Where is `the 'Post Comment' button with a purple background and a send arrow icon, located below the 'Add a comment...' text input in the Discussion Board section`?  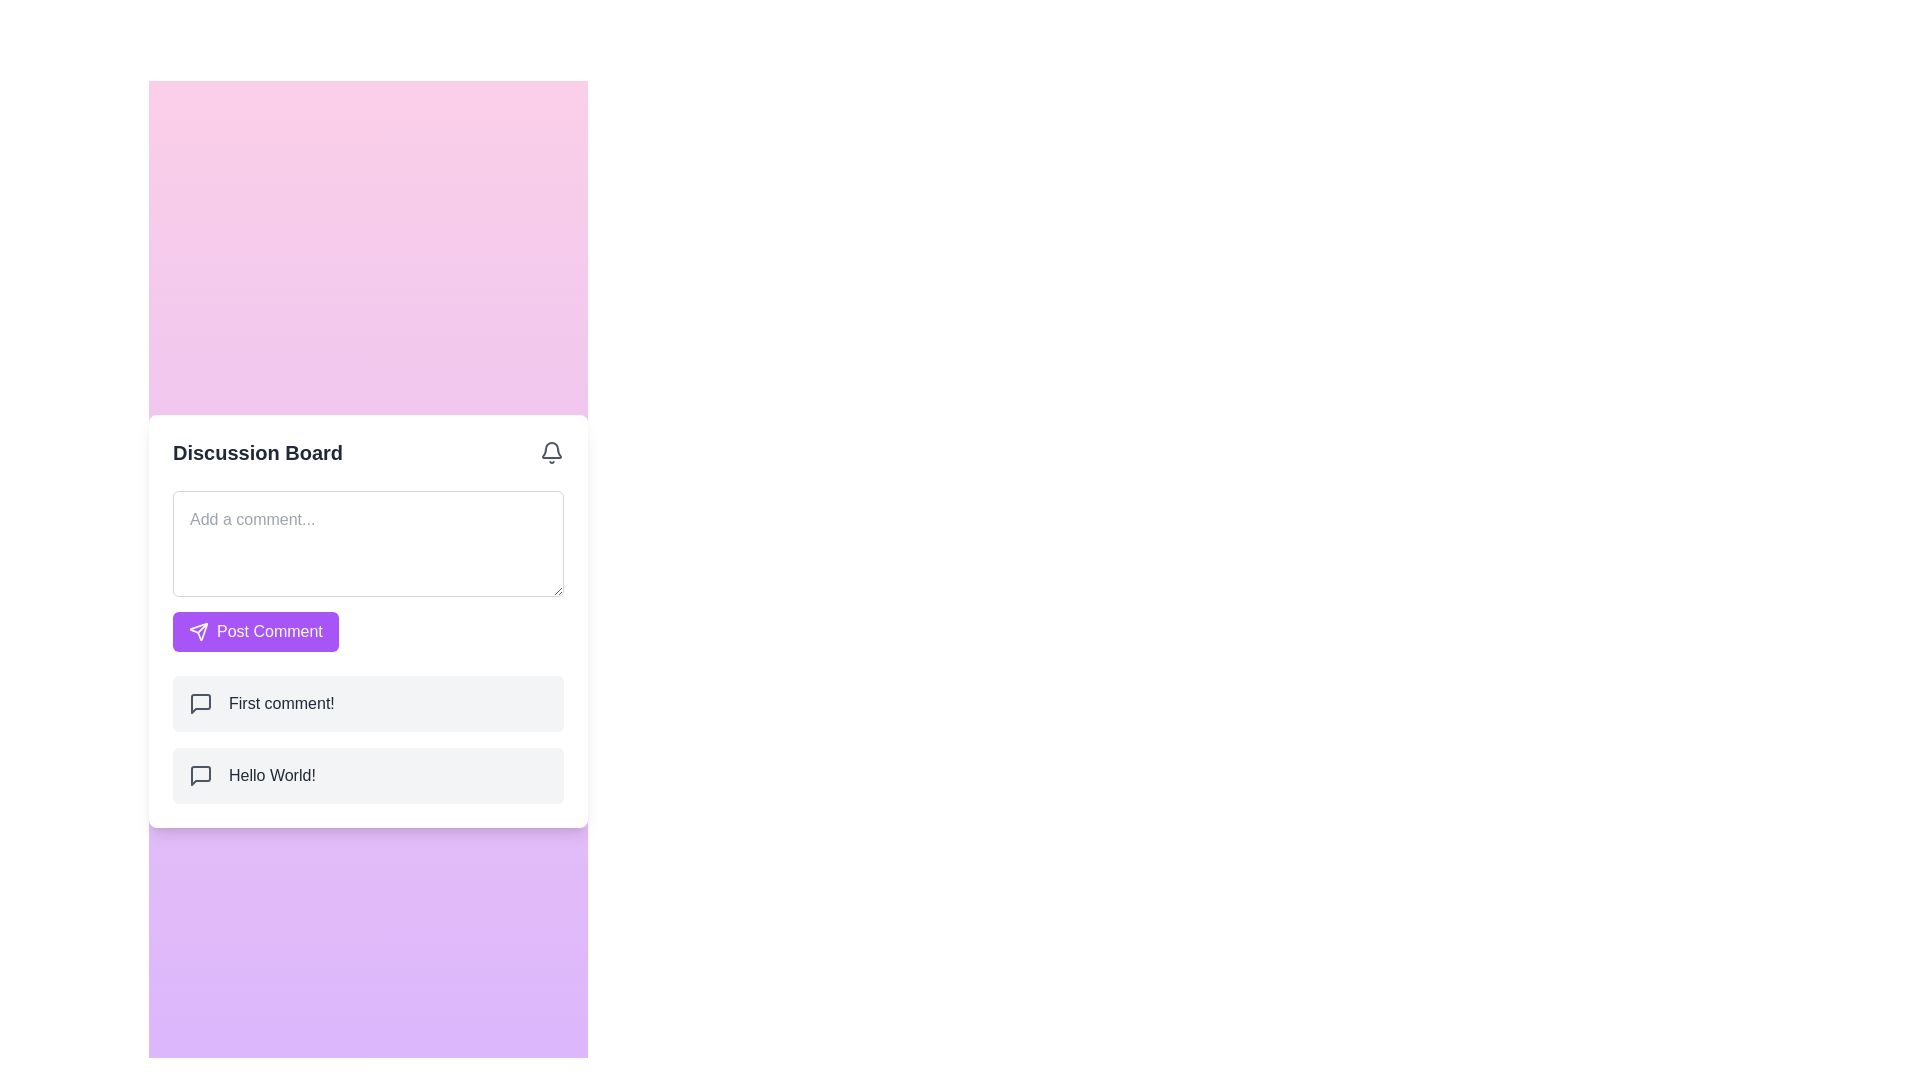
the 'Post Comment' button with a purple background and a send arrow icon, located below the 'Add a comment...' text input in the Discussion Board section is located at coordinates (254, 631).